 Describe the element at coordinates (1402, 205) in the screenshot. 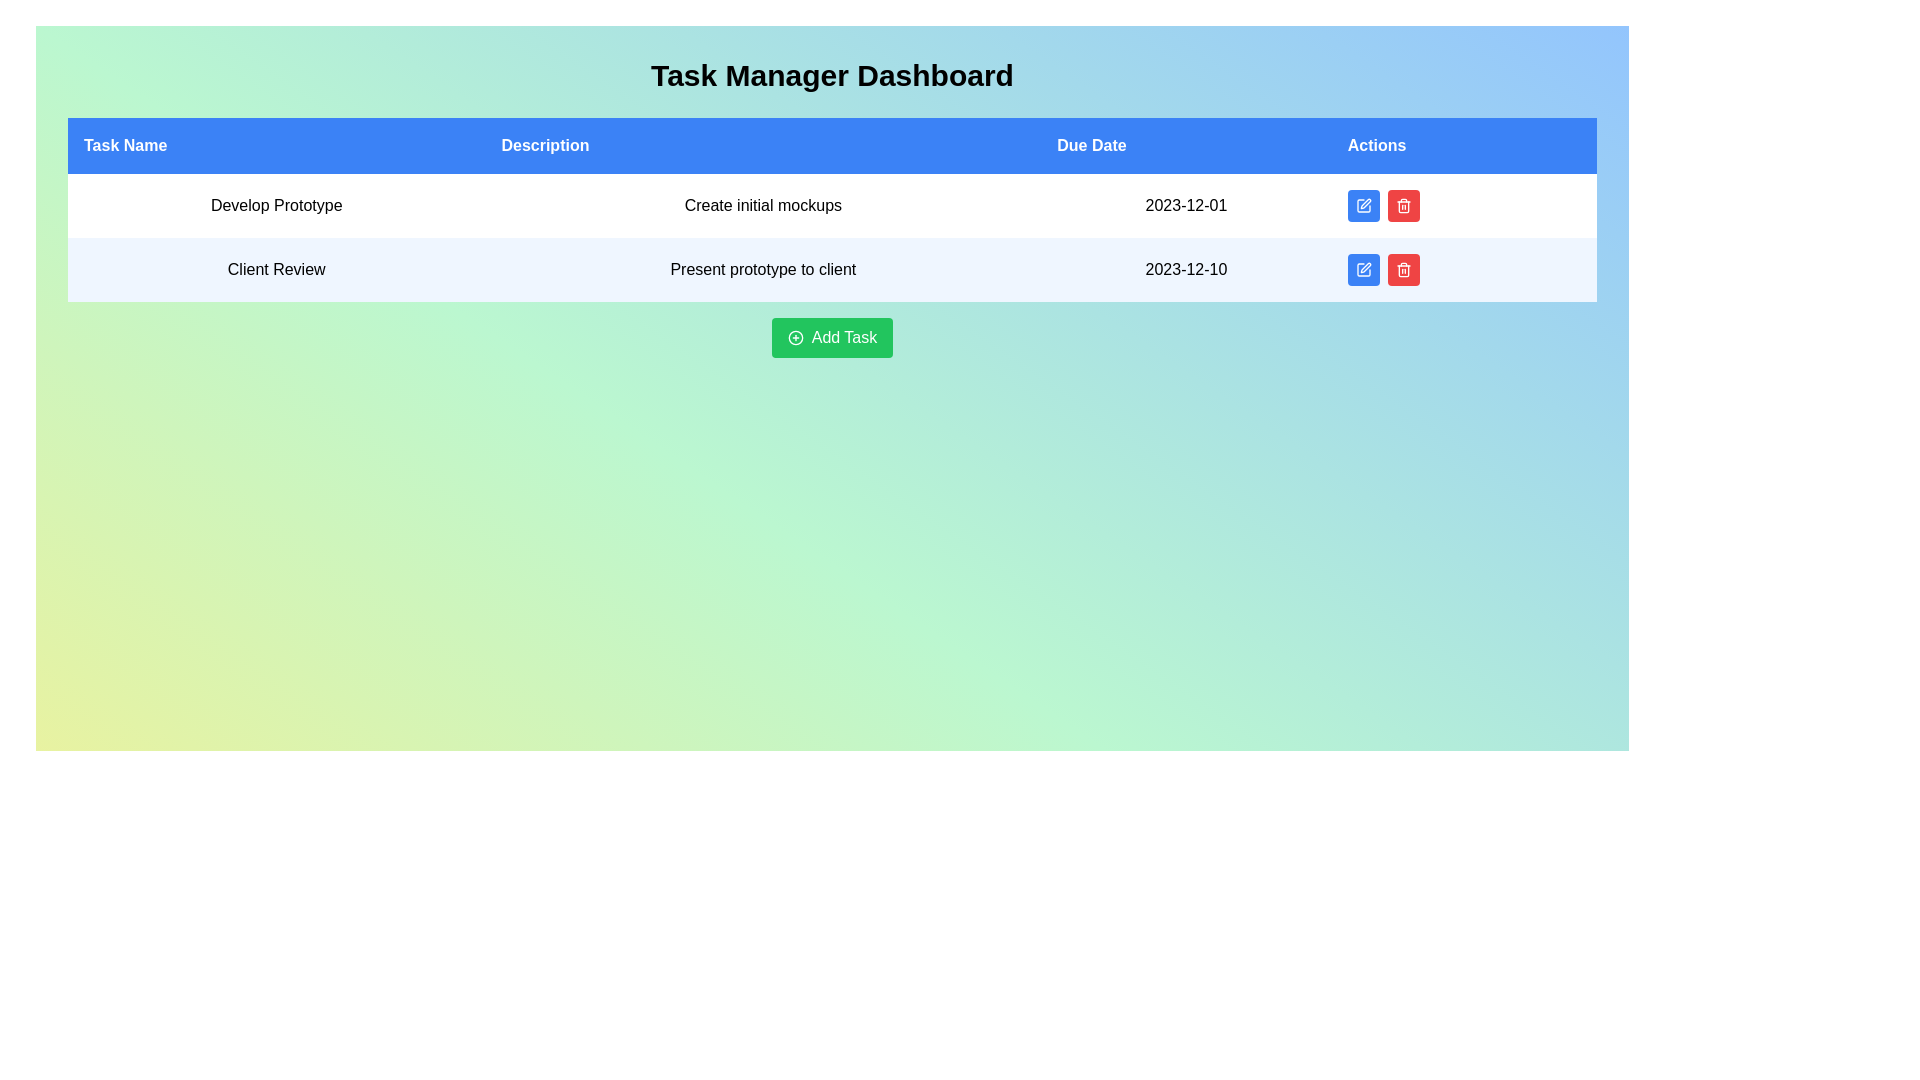

I see `the red trash icon button located in the 'Actions' column of the second task row for 'Client Review'` at that location.